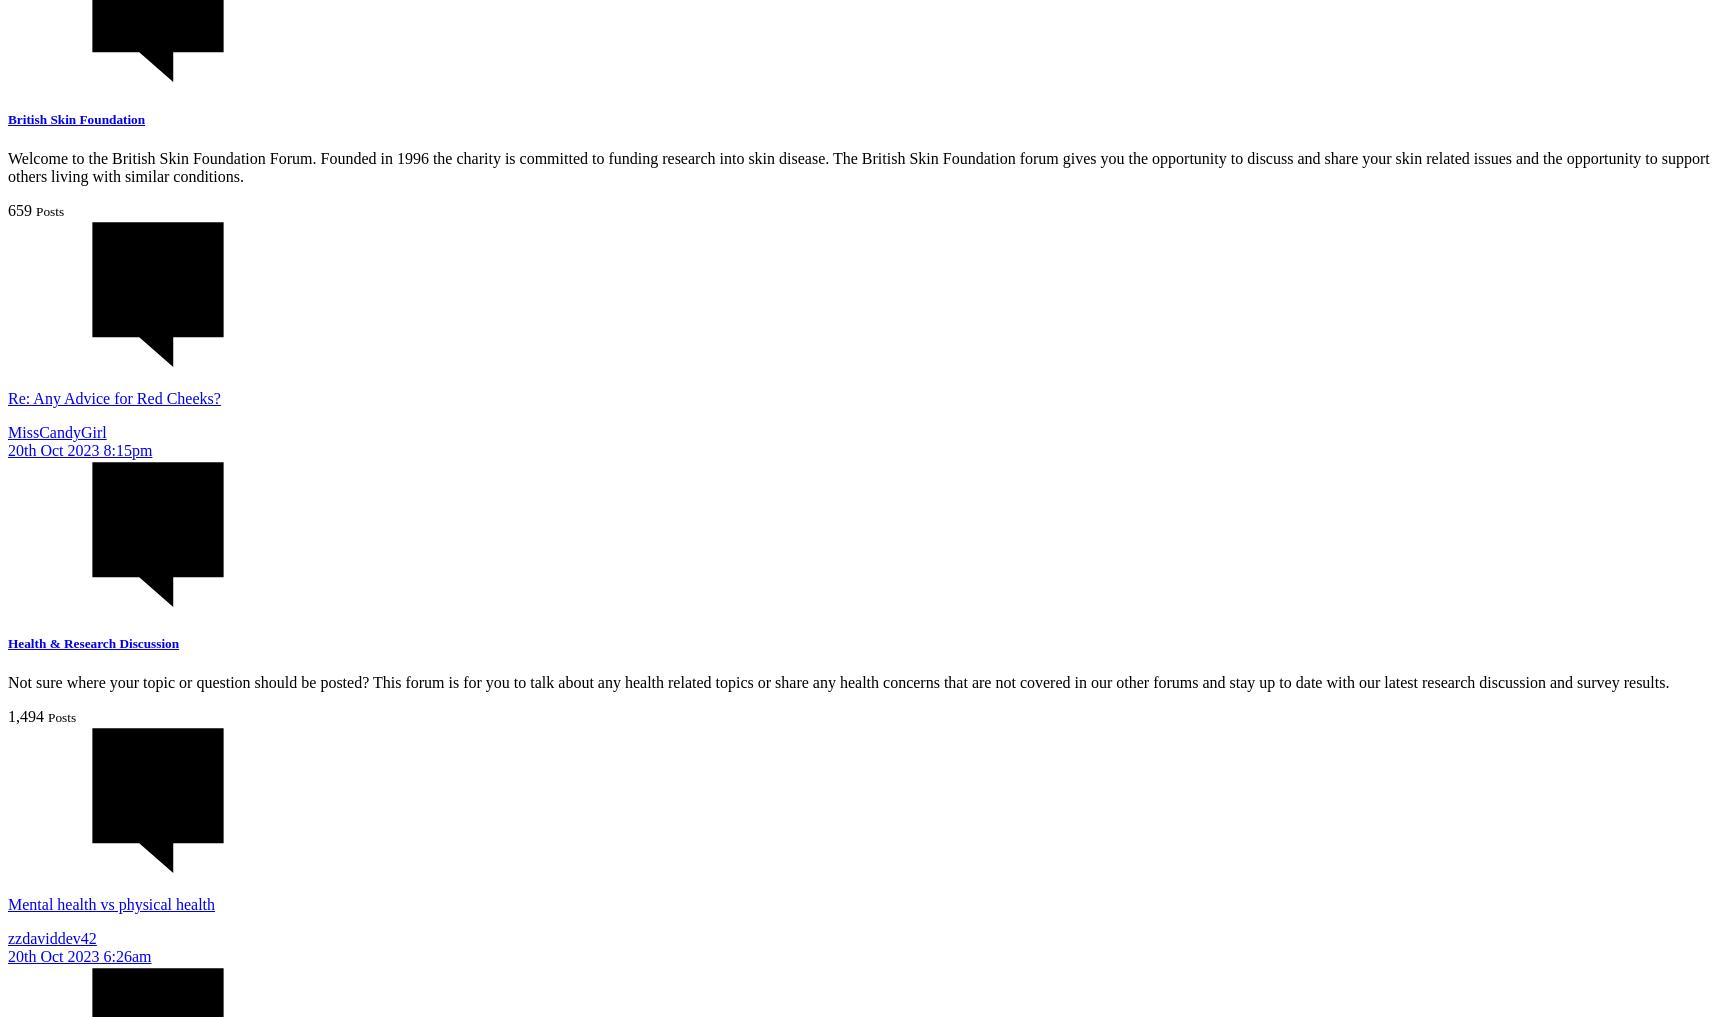 Image resolution: width=1726 pixels, height=1017 pixels. Describe the element at coordinates (92, 642) in the screenshot. I see `'Health & Research Discussion'` at that location.